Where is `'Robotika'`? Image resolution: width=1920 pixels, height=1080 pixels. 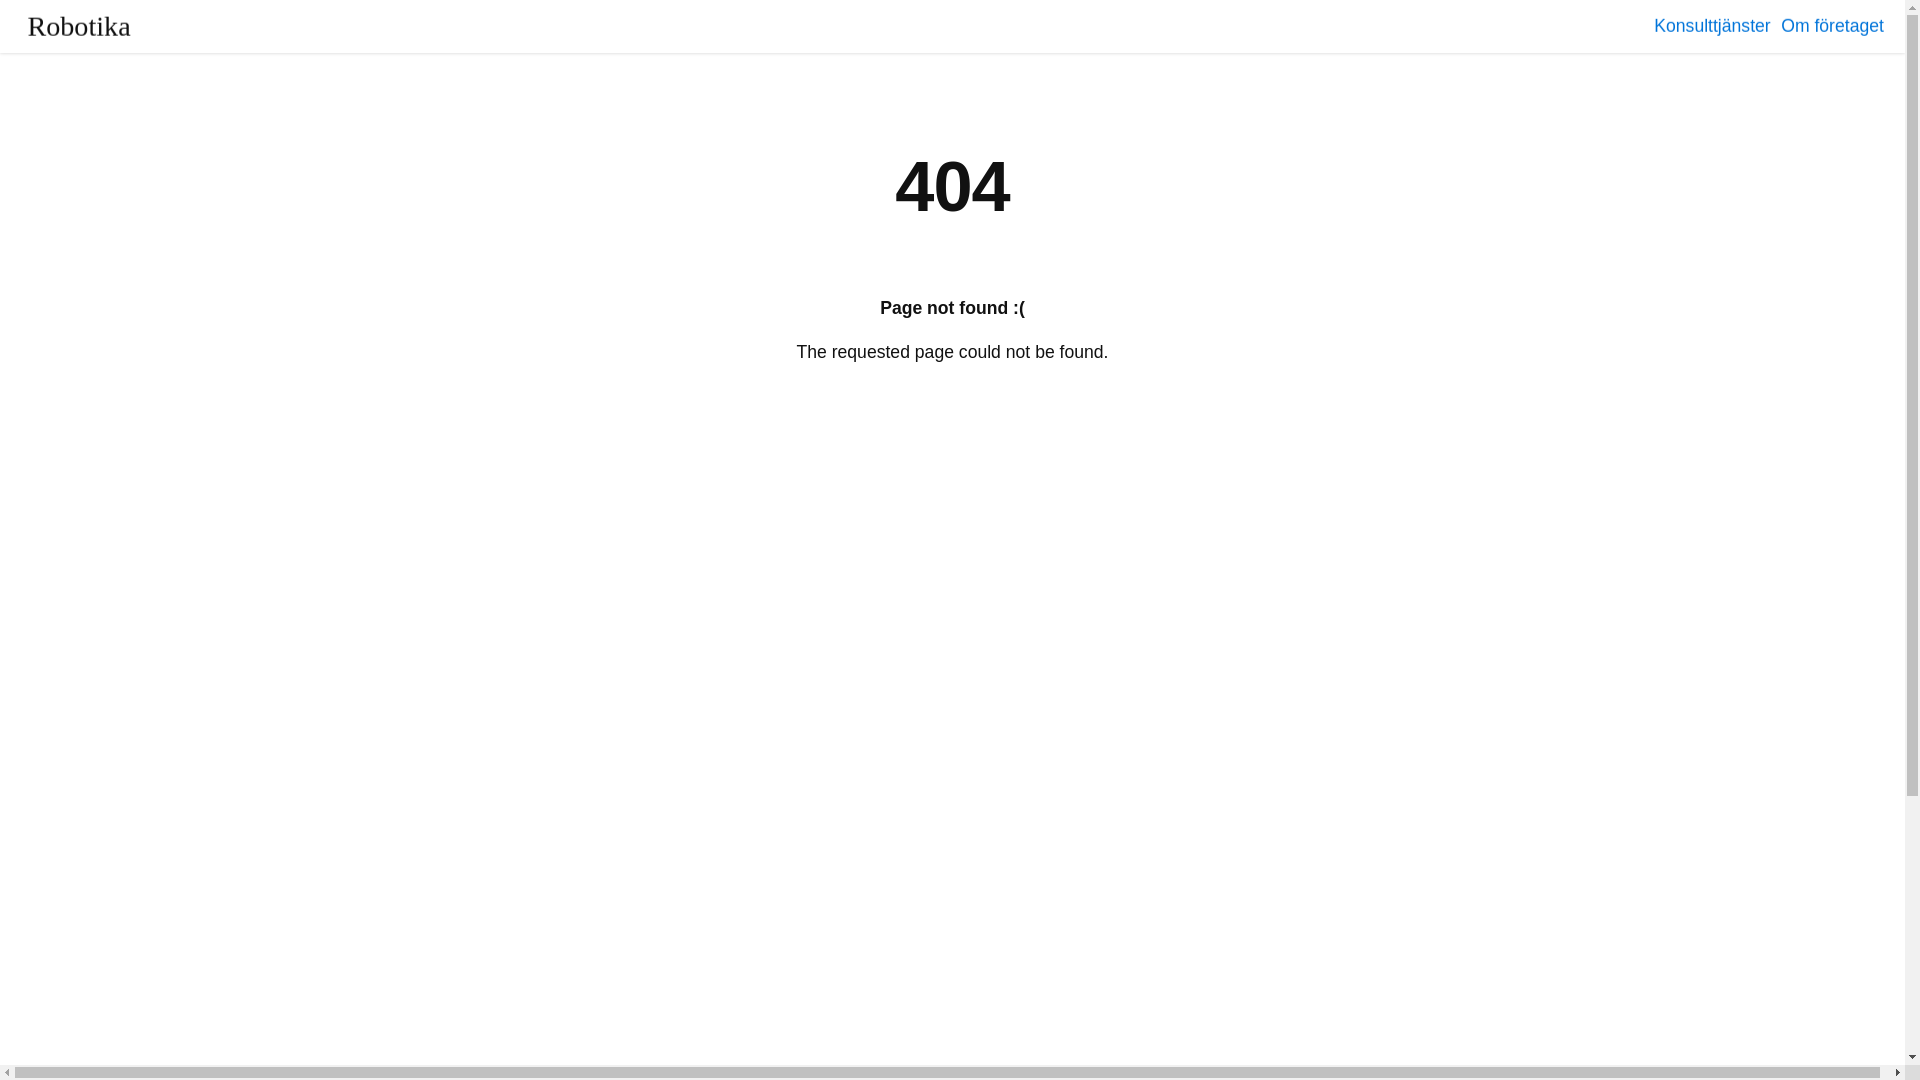
'Robotika' is located at coordinates (10, 26).